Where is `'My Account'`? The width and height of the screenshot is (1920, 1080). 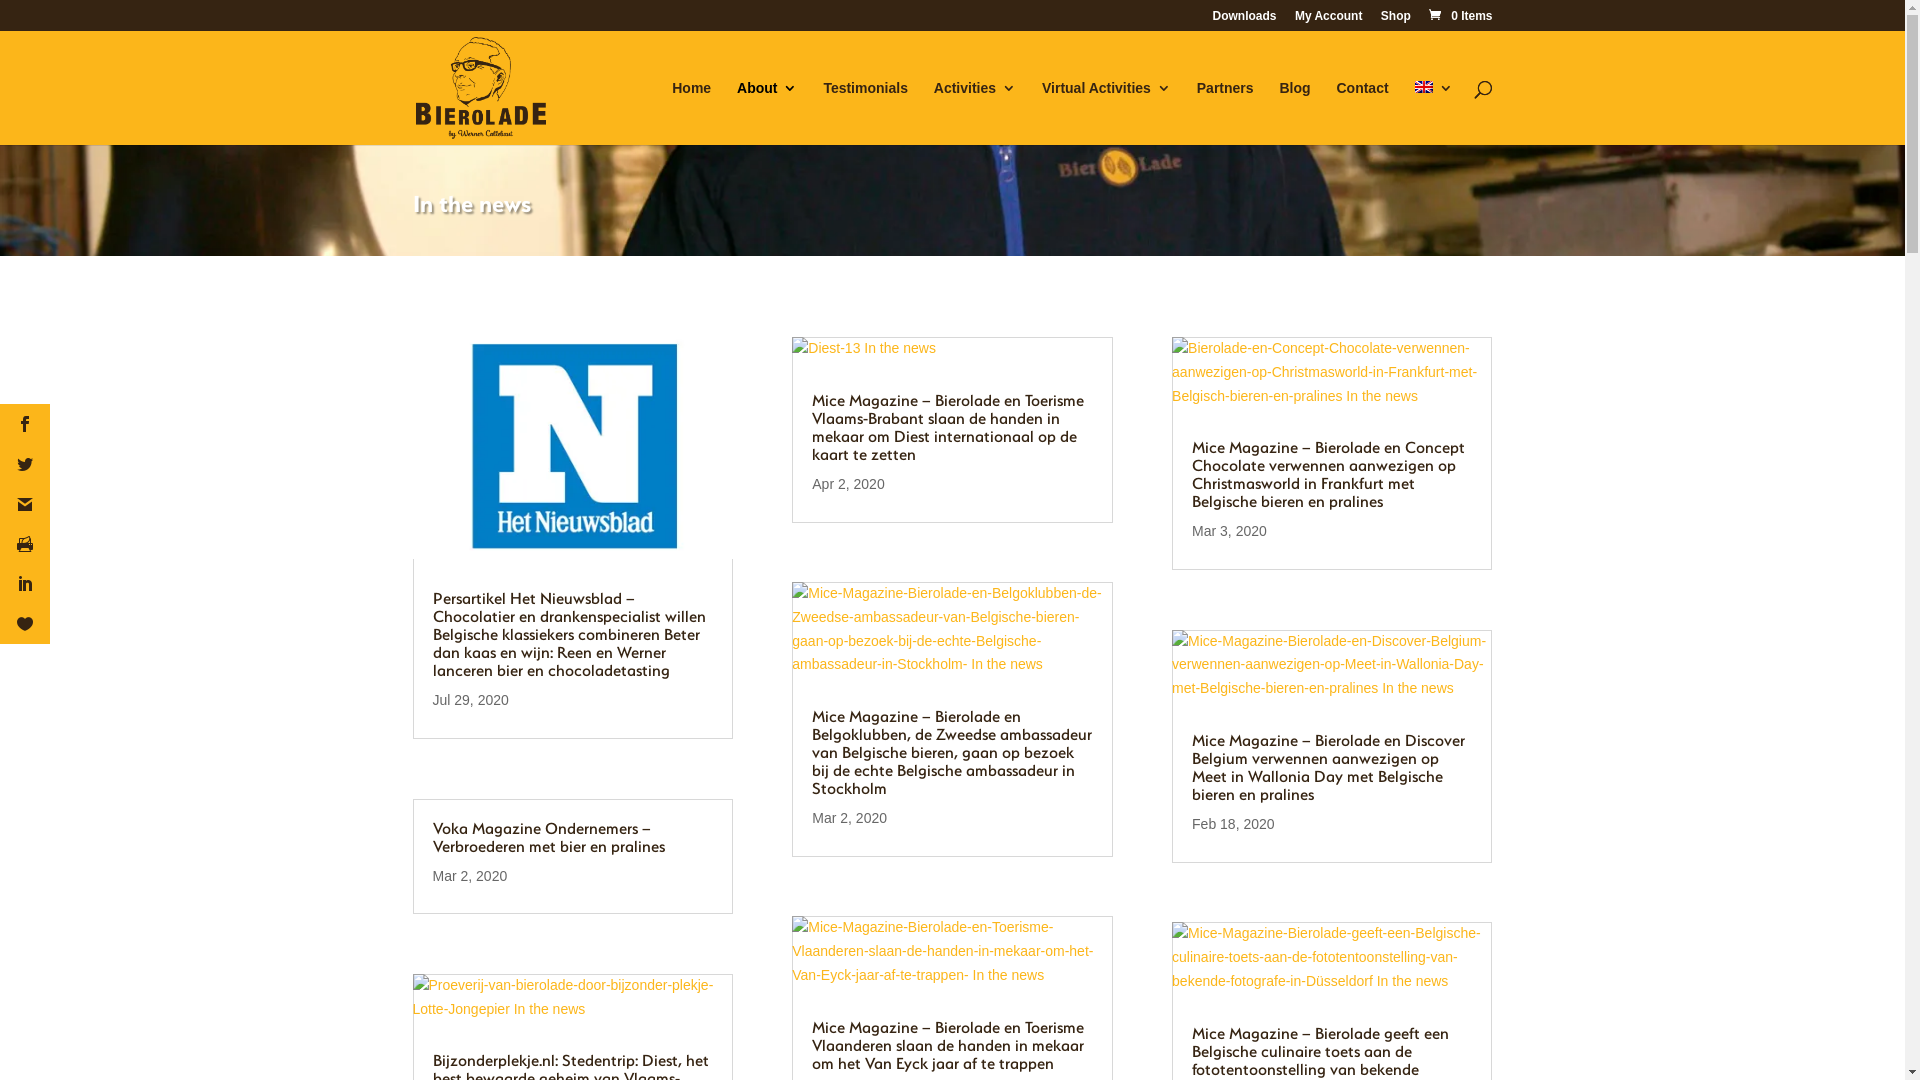 'My Account' is located at coordinates (1329, 20).